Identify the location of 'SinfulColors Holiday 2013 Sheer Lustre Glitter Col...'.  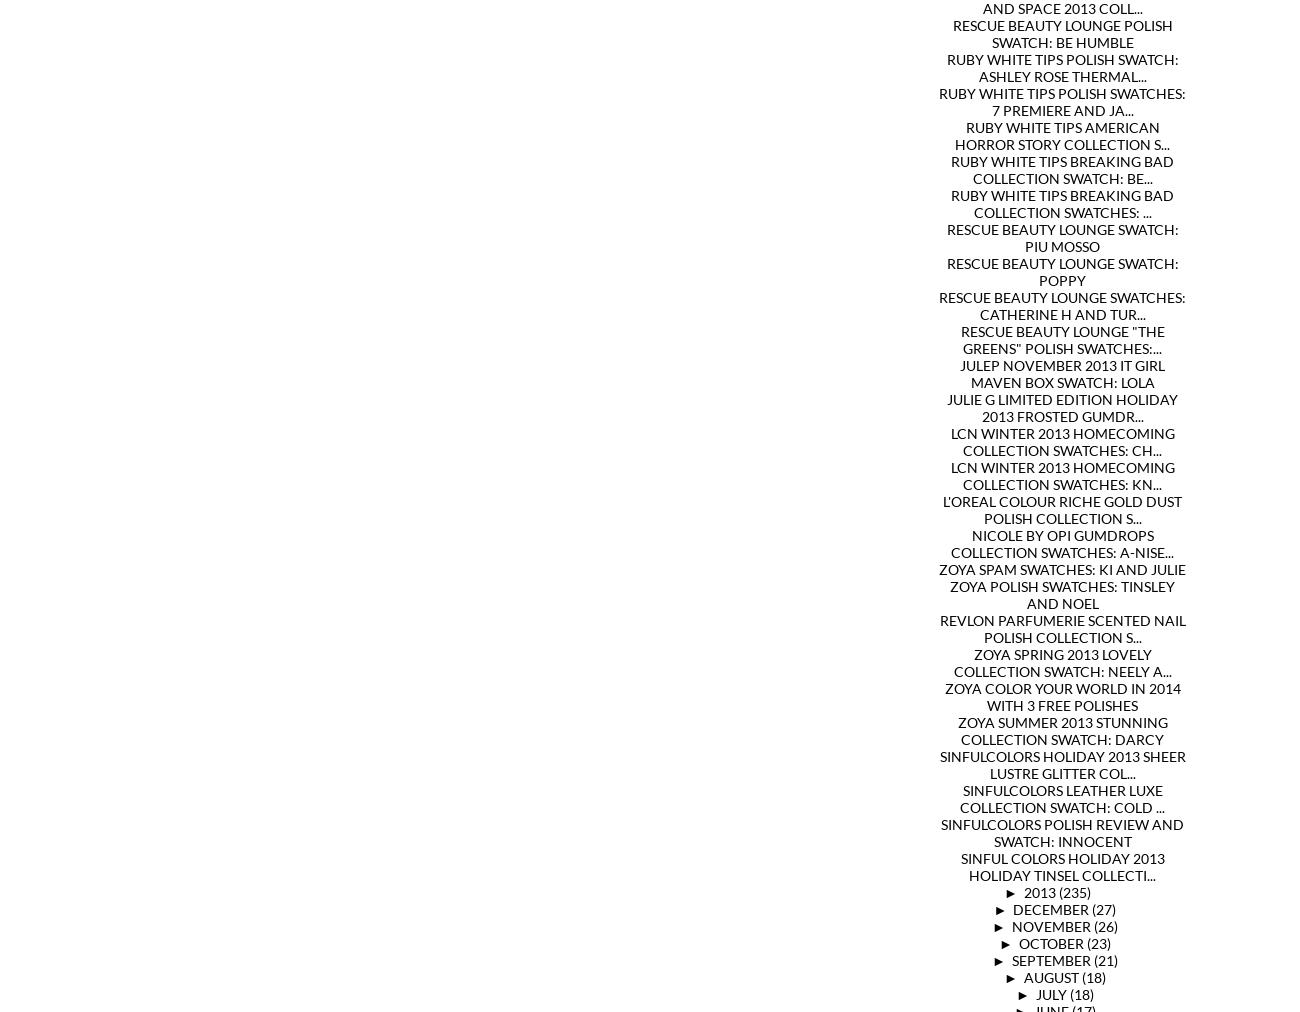
(1061, 763).